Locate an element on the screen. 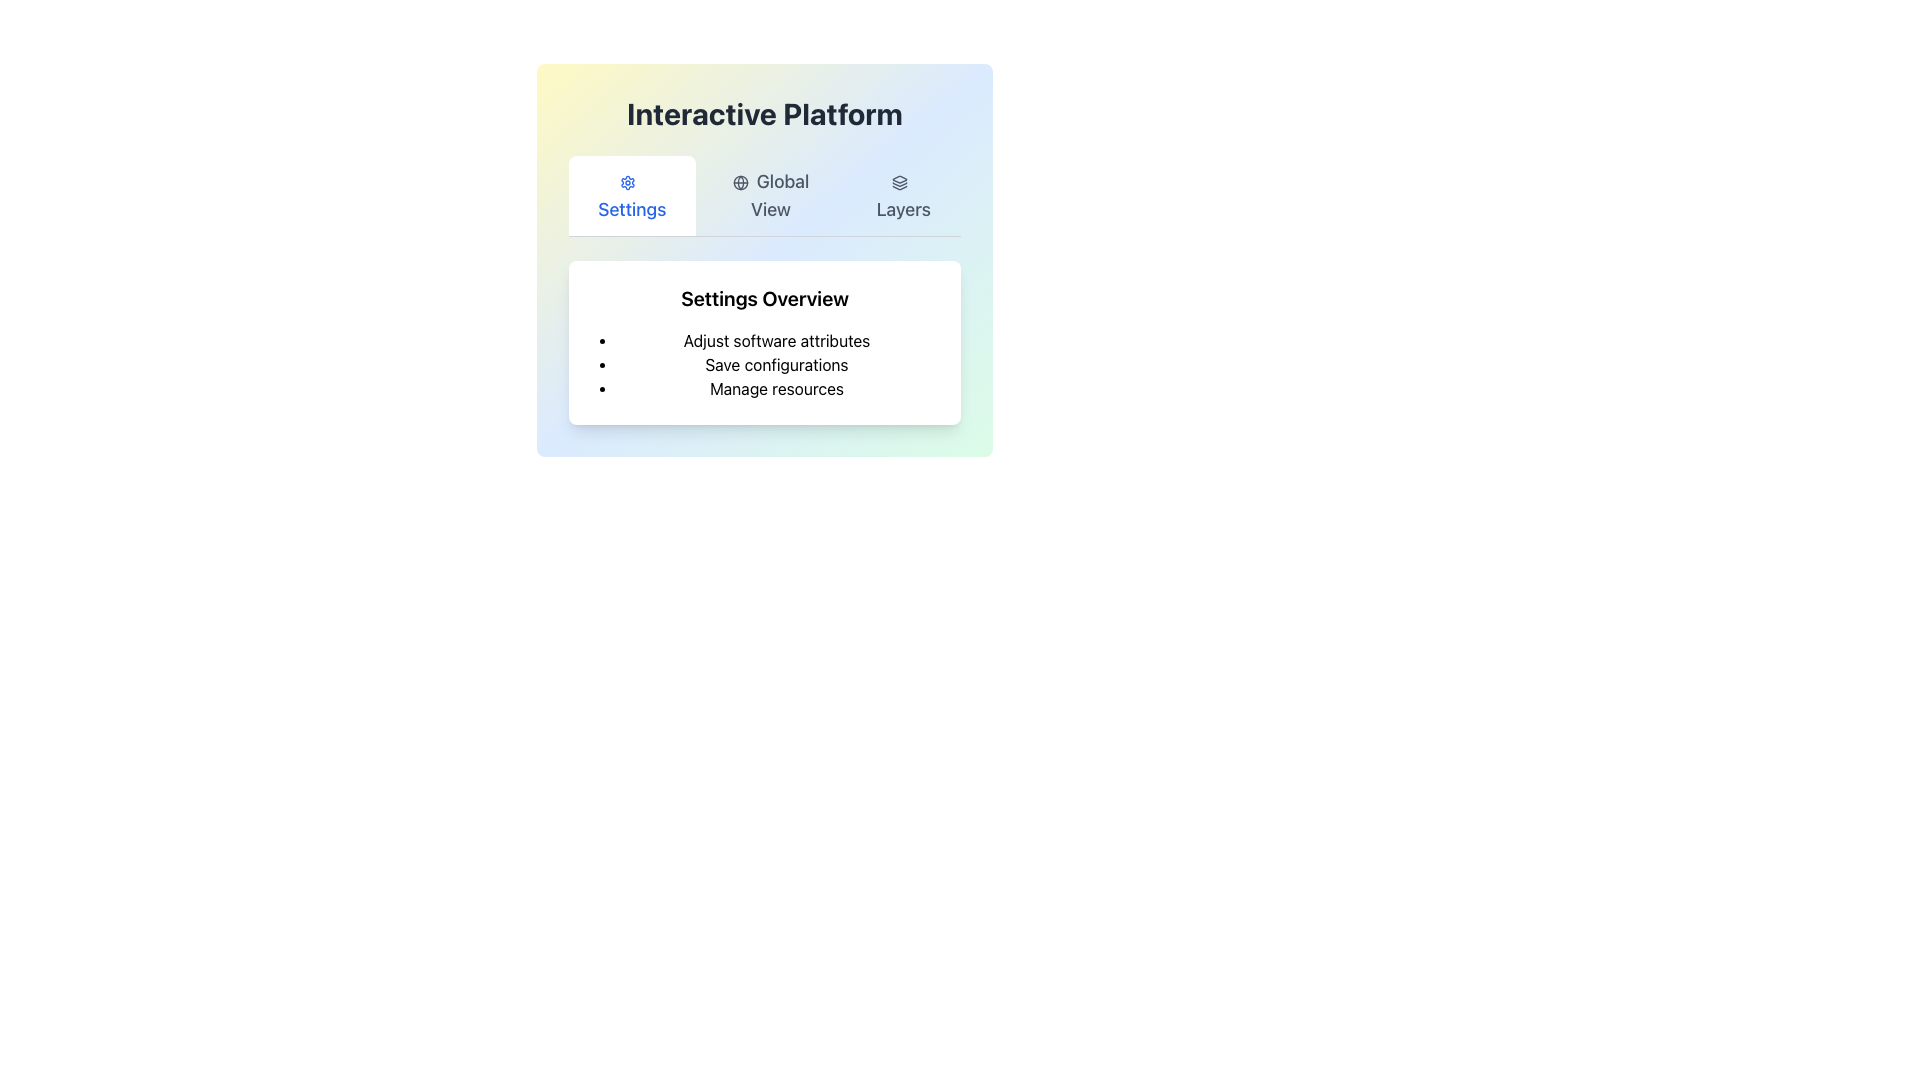 The width and height of the screenshot is (1920, 1080). content displayed in the Informational Content Box, which is the third section below the navigation bar and presents an overview of settings options is located at coordinates (763, 309).